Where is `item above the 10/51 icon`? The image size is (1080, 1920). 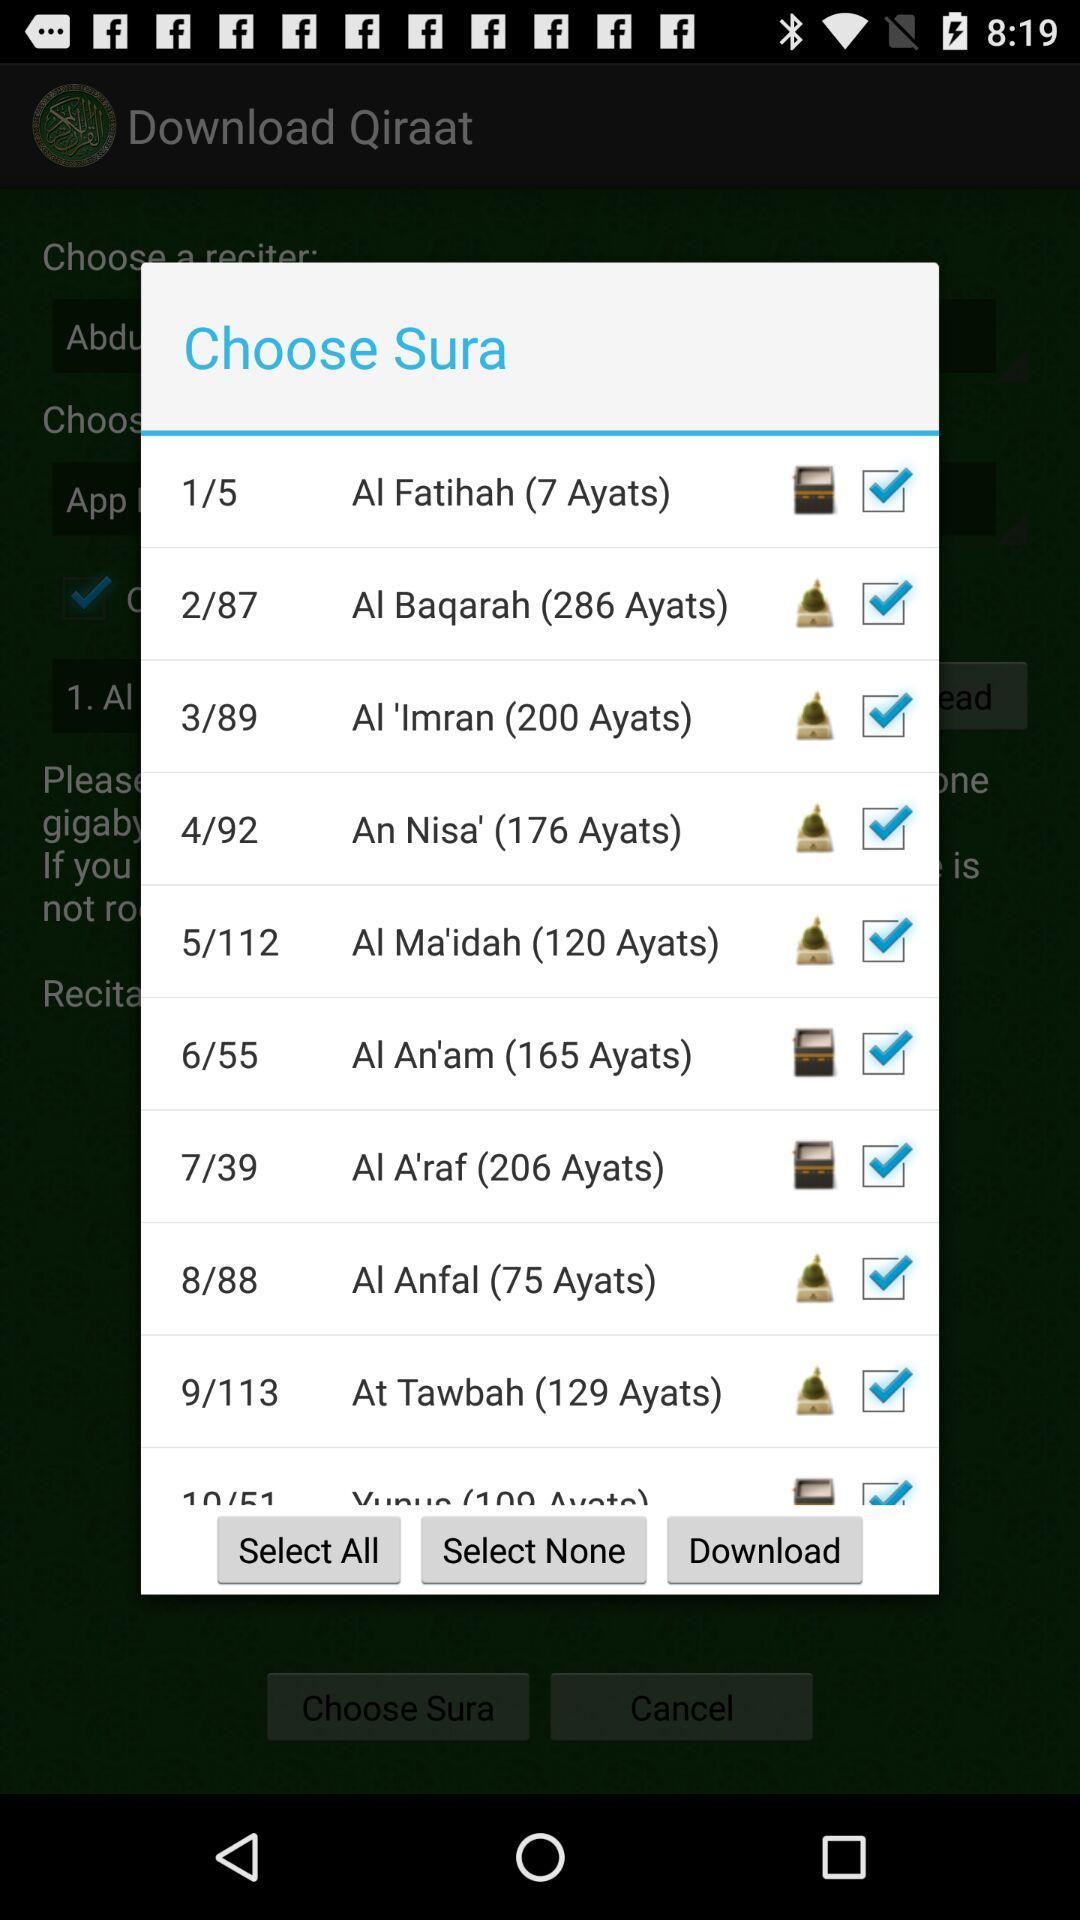
item above the 10/51 icon is located at coordinates (252, 1390).